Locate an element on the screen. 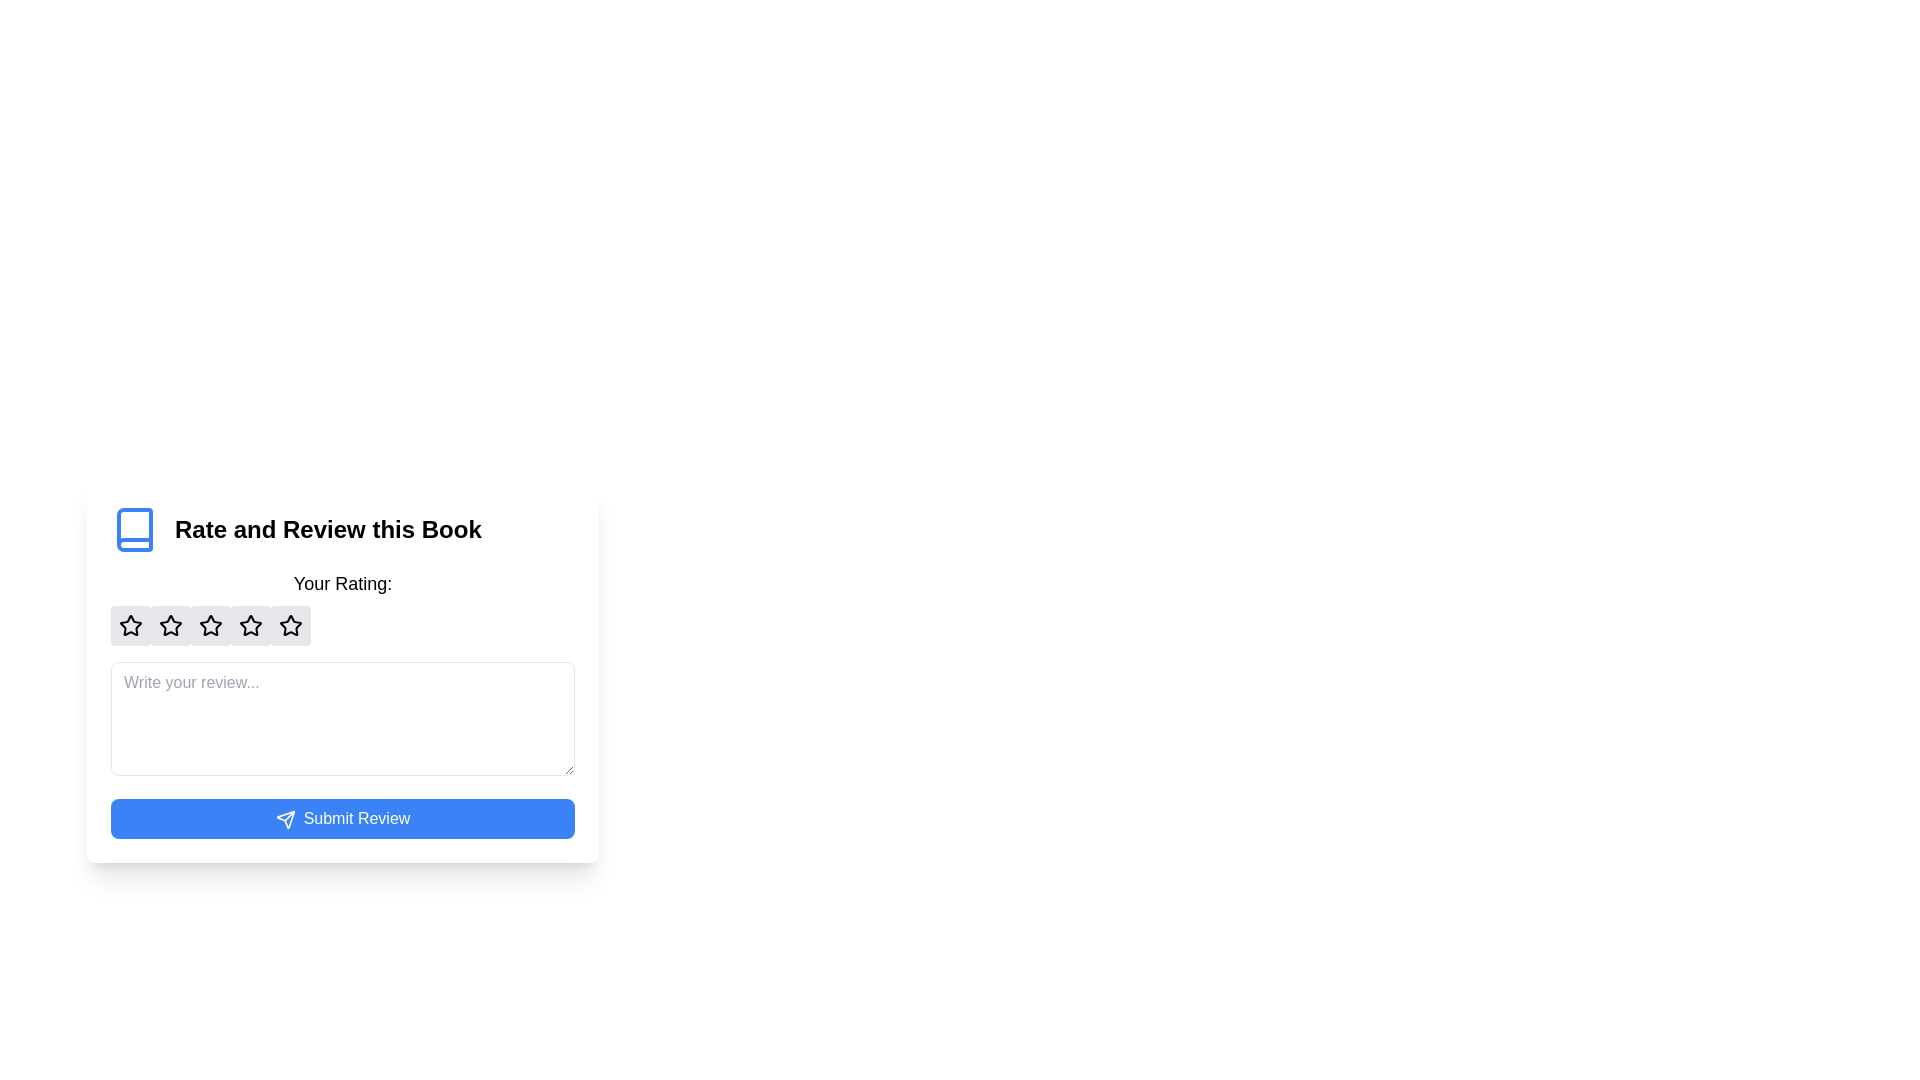  the first star-shaped icon in the rating interface is located at coordinates (129, 624).